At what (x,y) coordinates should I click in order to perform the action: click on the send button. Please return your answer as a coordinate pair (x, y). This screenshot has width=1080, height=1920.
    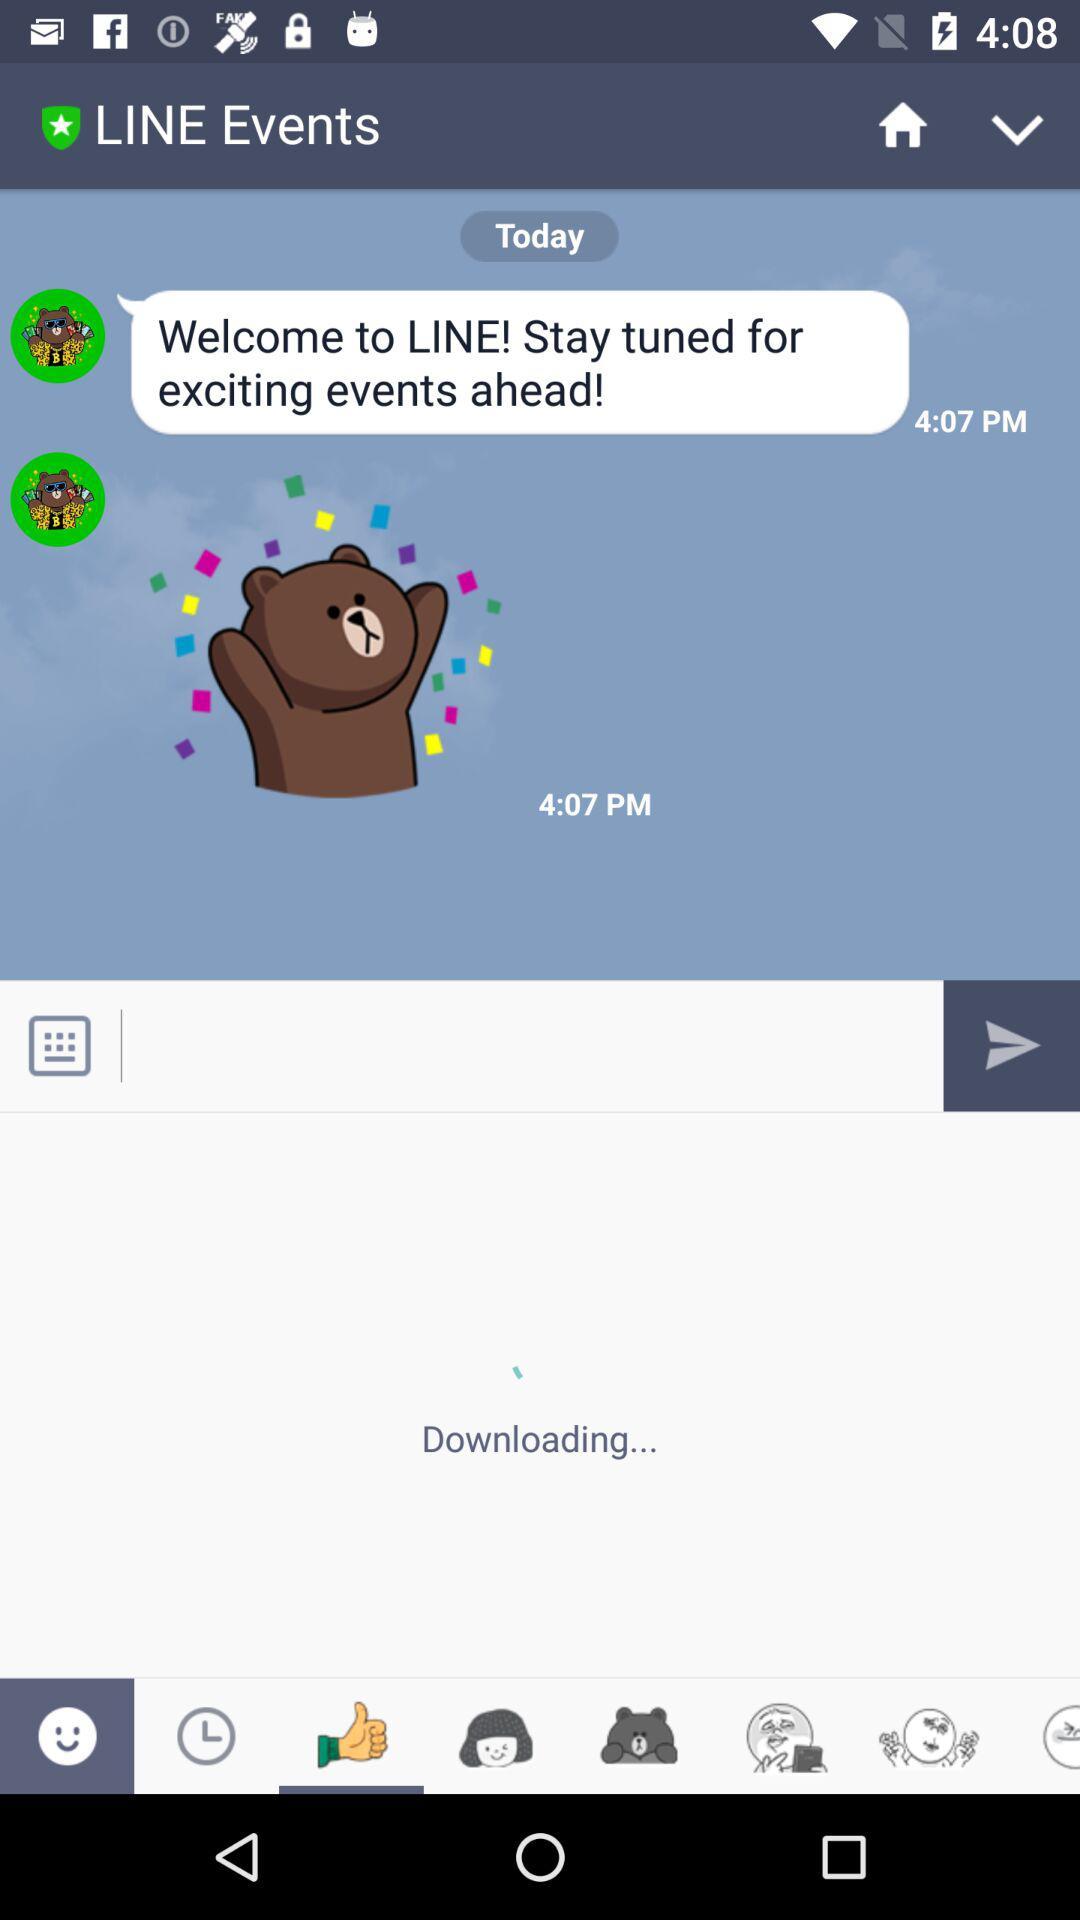
    Looking at the image, I should click on (1011, 1045).